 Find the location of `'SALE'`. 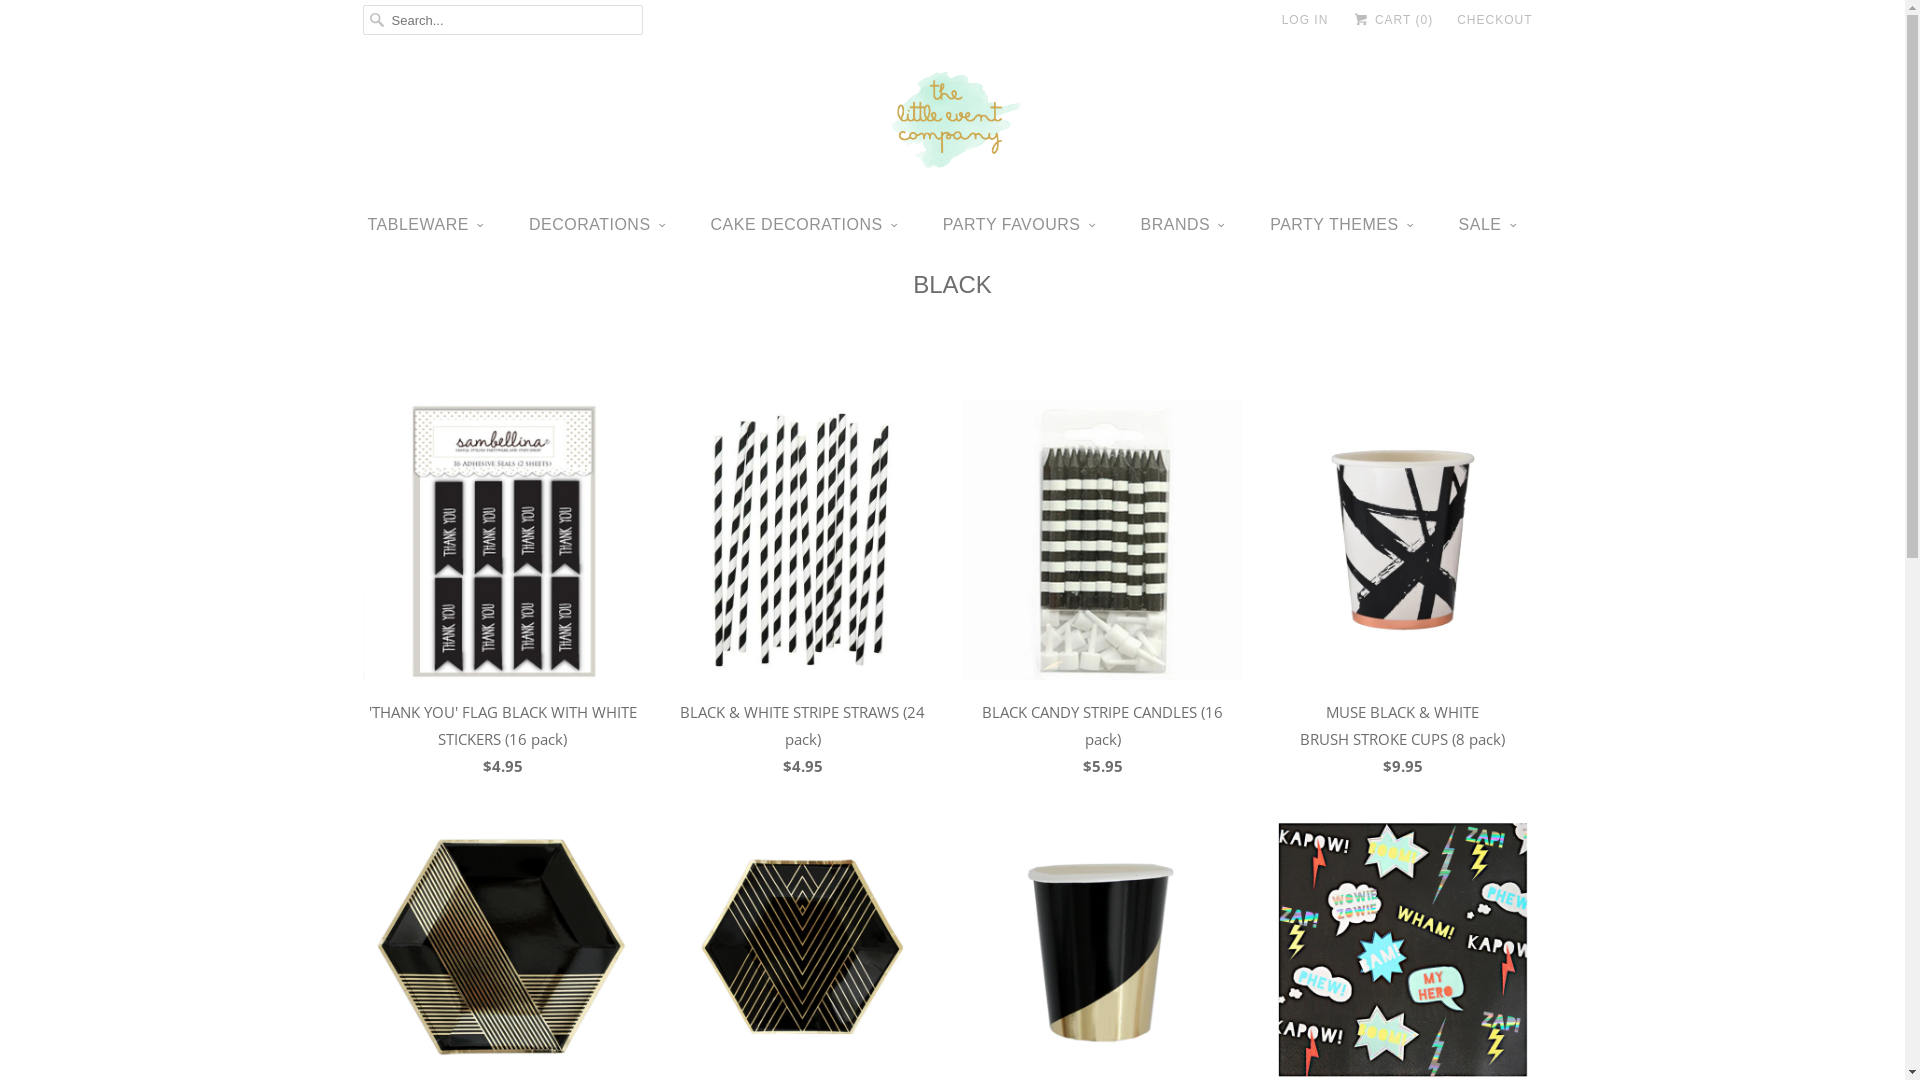

'SALE' is located at coordinates (1459, 225).